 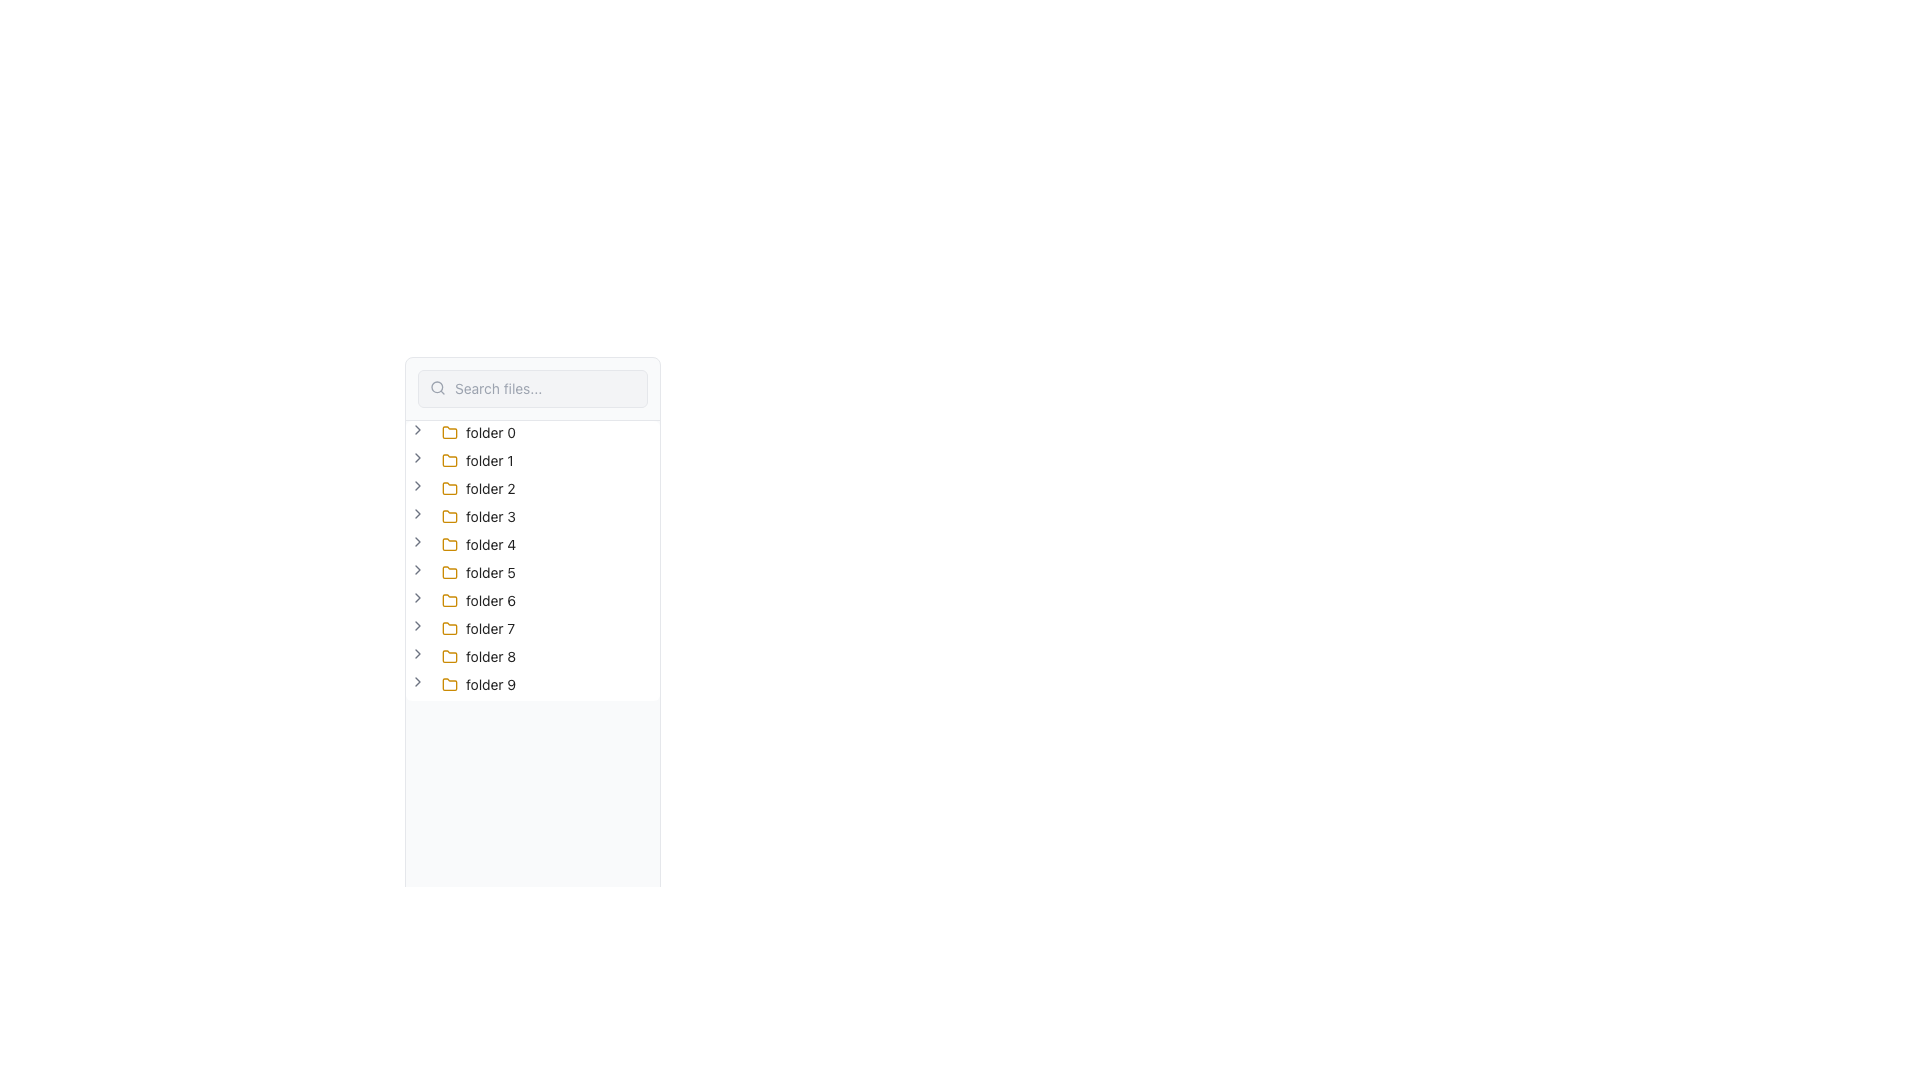 I want to click on the toggle button (chevron icon) located to the left of the 'folder 0' label, so click(x=416, y=431).